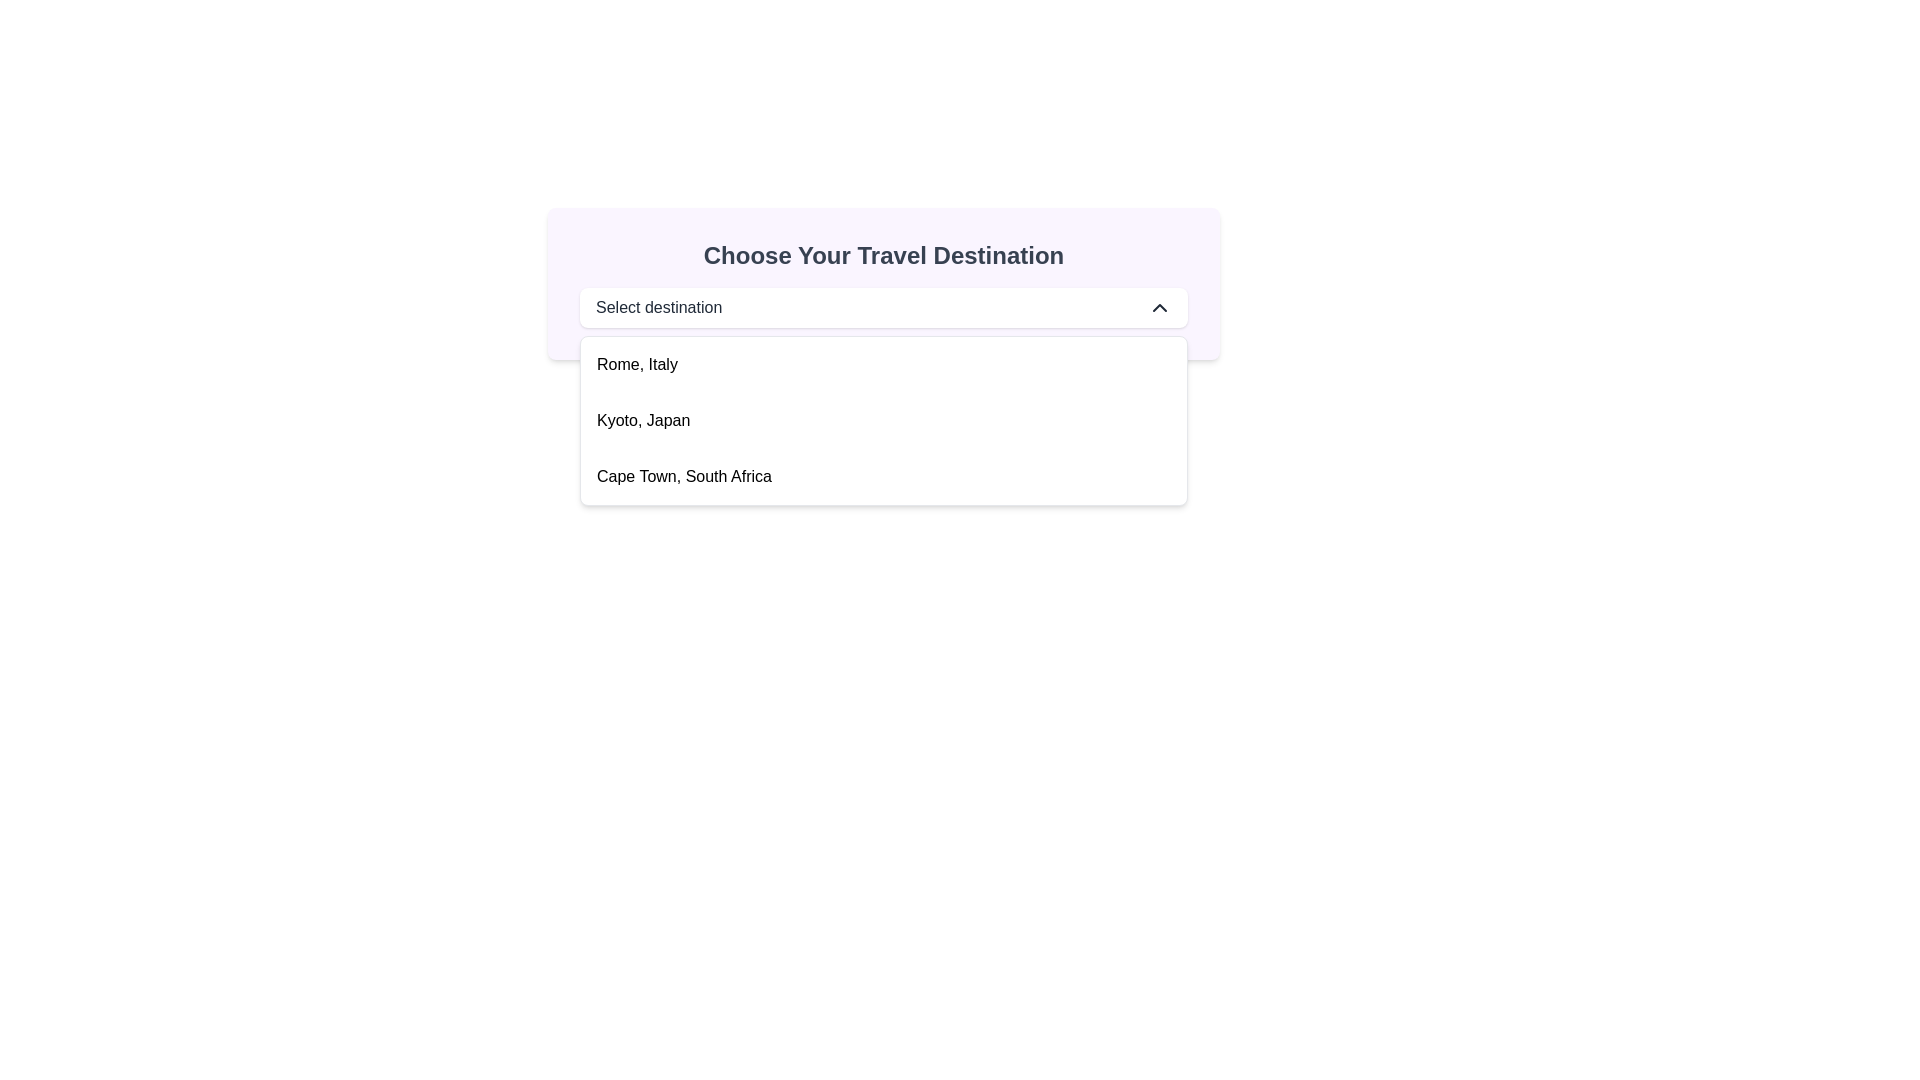 The image size is (1920, 1080). What do you see at coordinates (643, 419) in the screenshot?
I see `the second item in the dropdown list representing 'Kyoto, Japan'` at bounding box center [643, 419].